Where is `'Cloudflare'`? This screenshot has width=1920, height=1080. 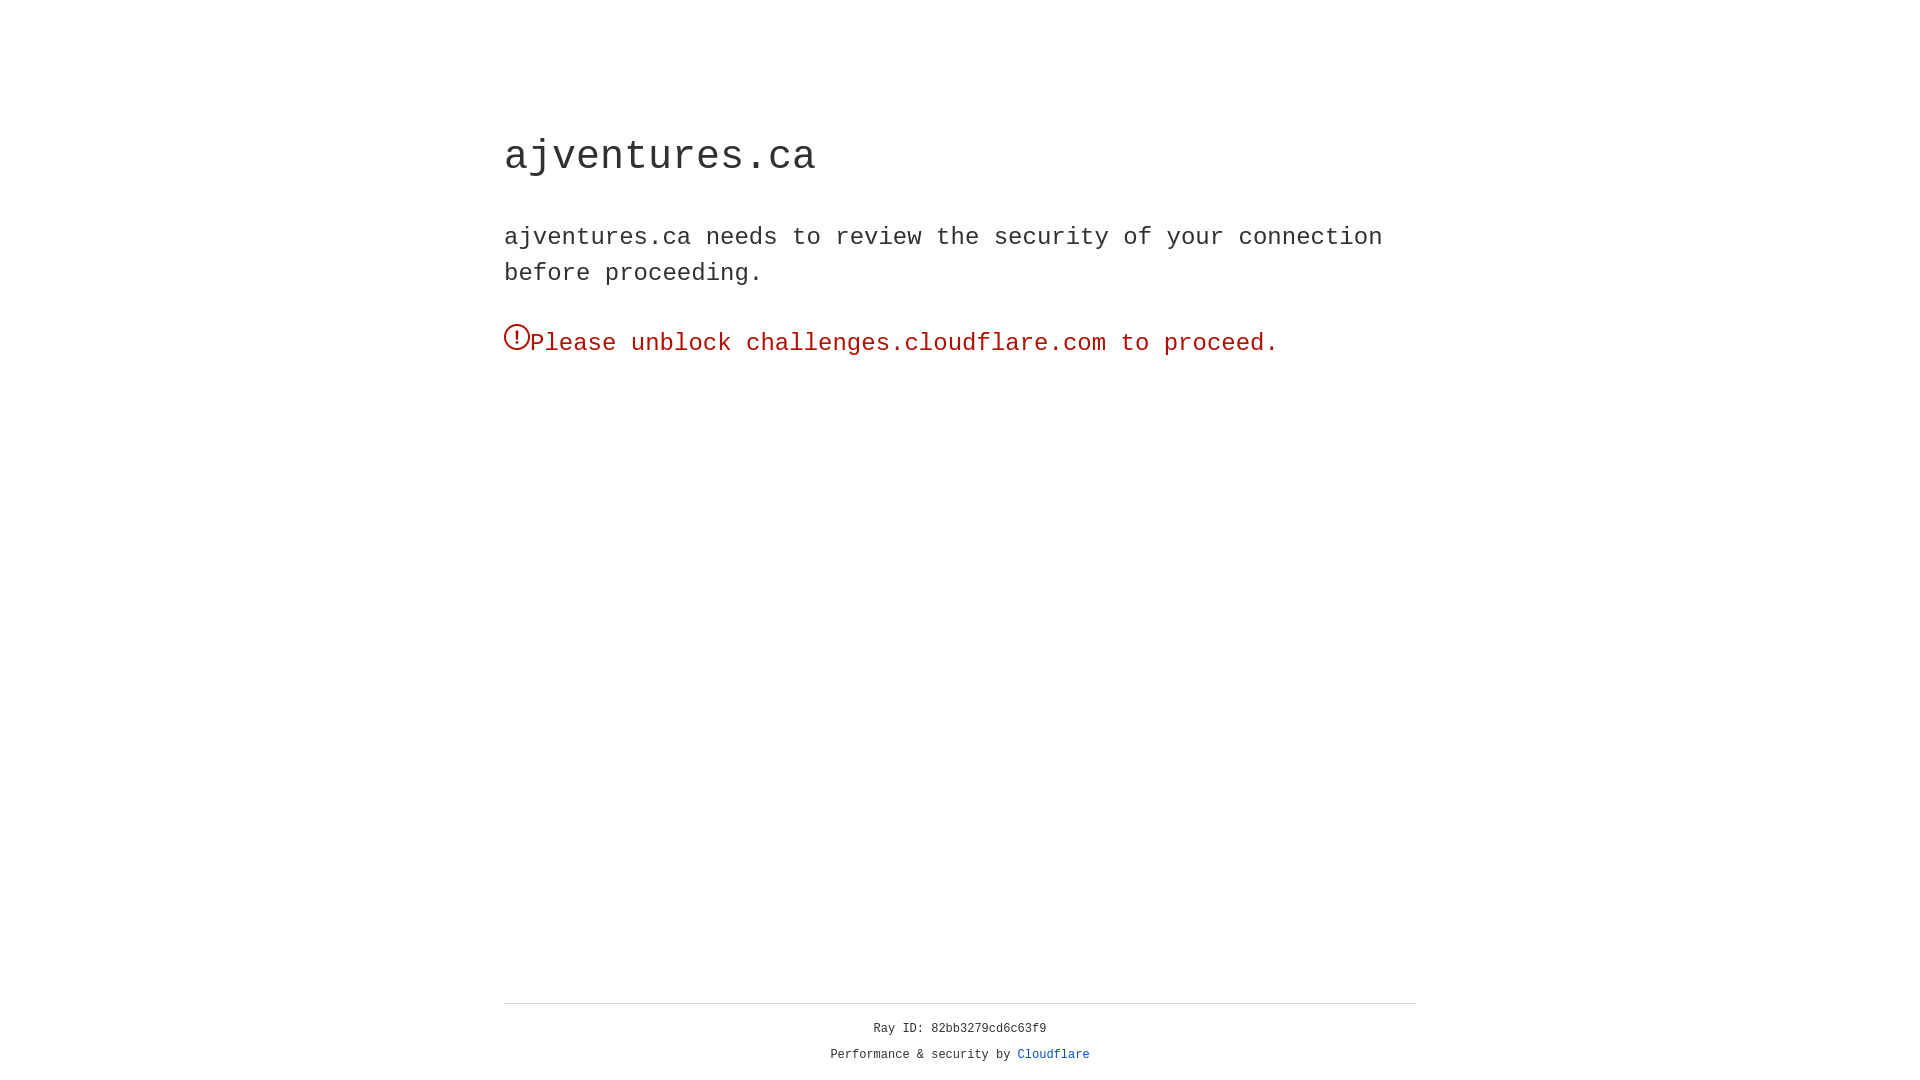
'Cloudflare' is located at coordinates (1053, 1054).